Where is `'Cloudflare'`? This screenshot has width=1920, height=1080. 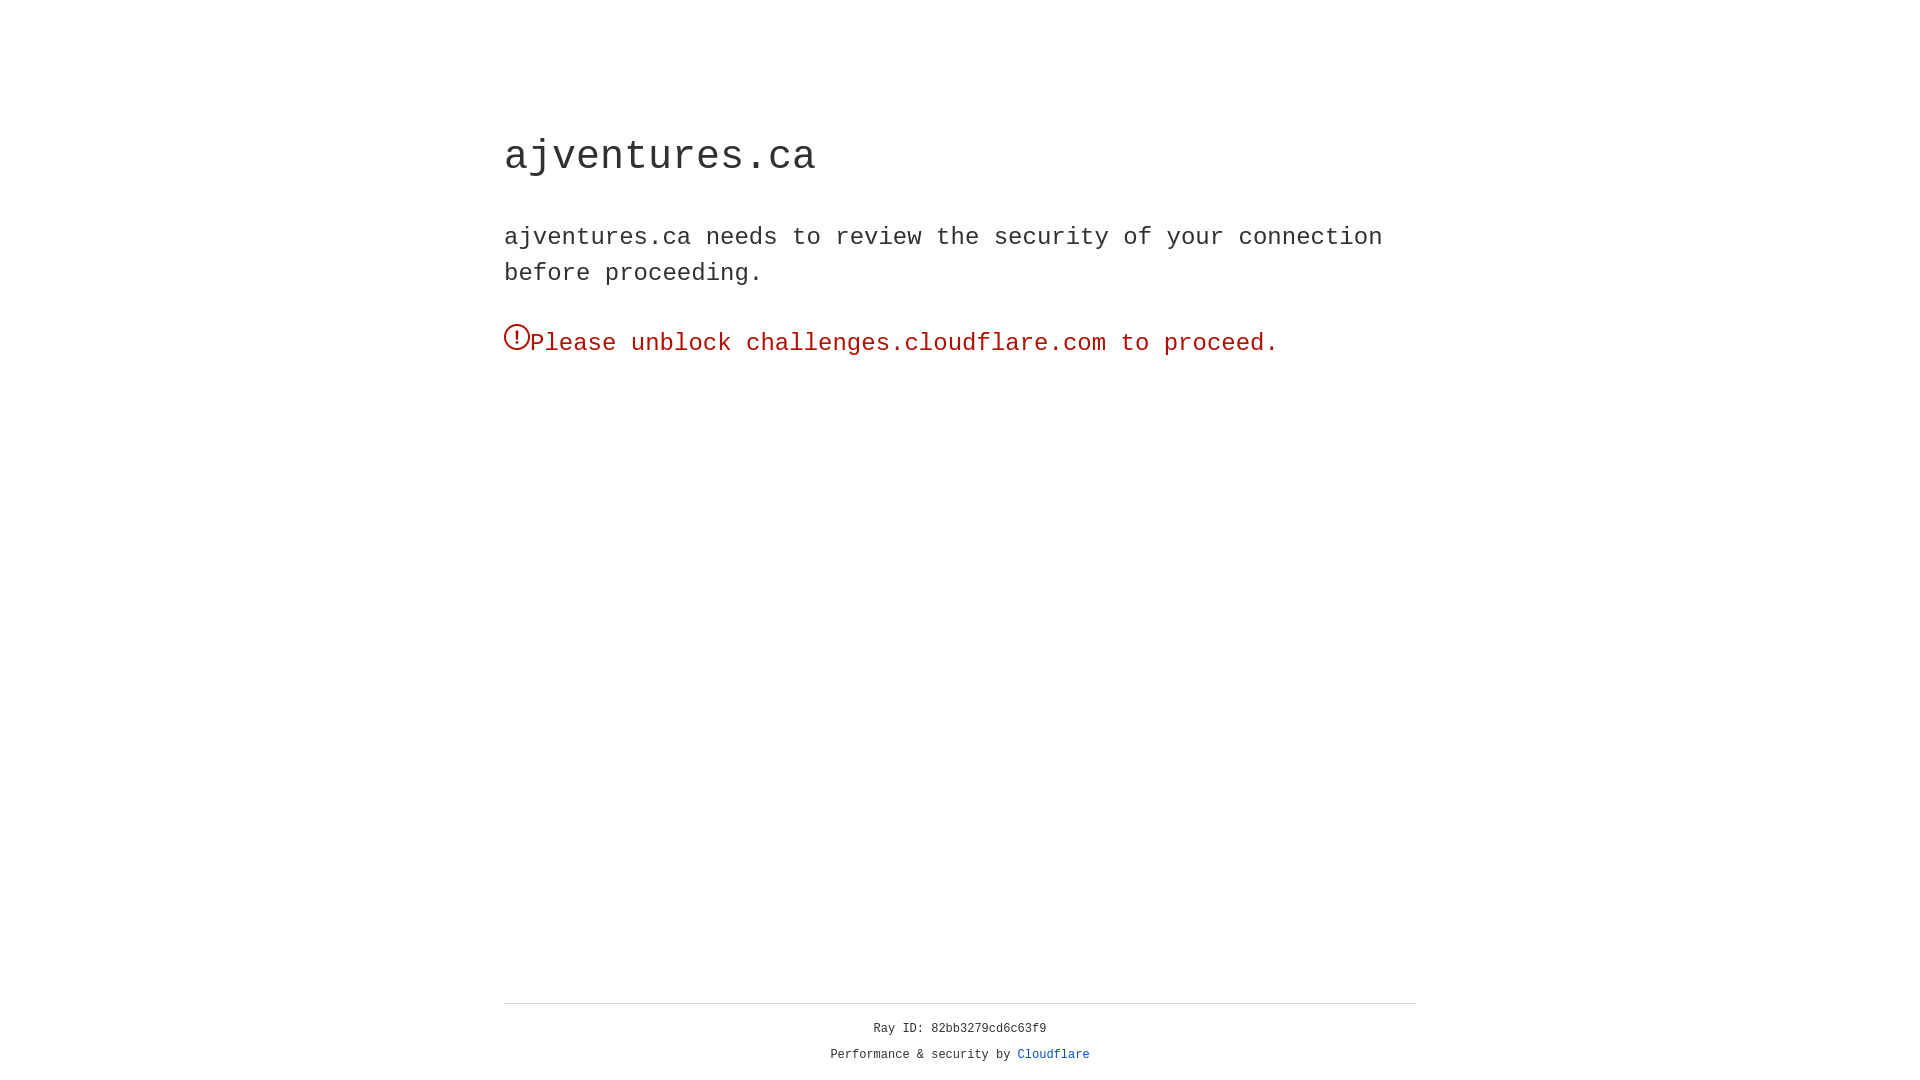
'Cloudflare' is located at coordinates (1053, 1054).